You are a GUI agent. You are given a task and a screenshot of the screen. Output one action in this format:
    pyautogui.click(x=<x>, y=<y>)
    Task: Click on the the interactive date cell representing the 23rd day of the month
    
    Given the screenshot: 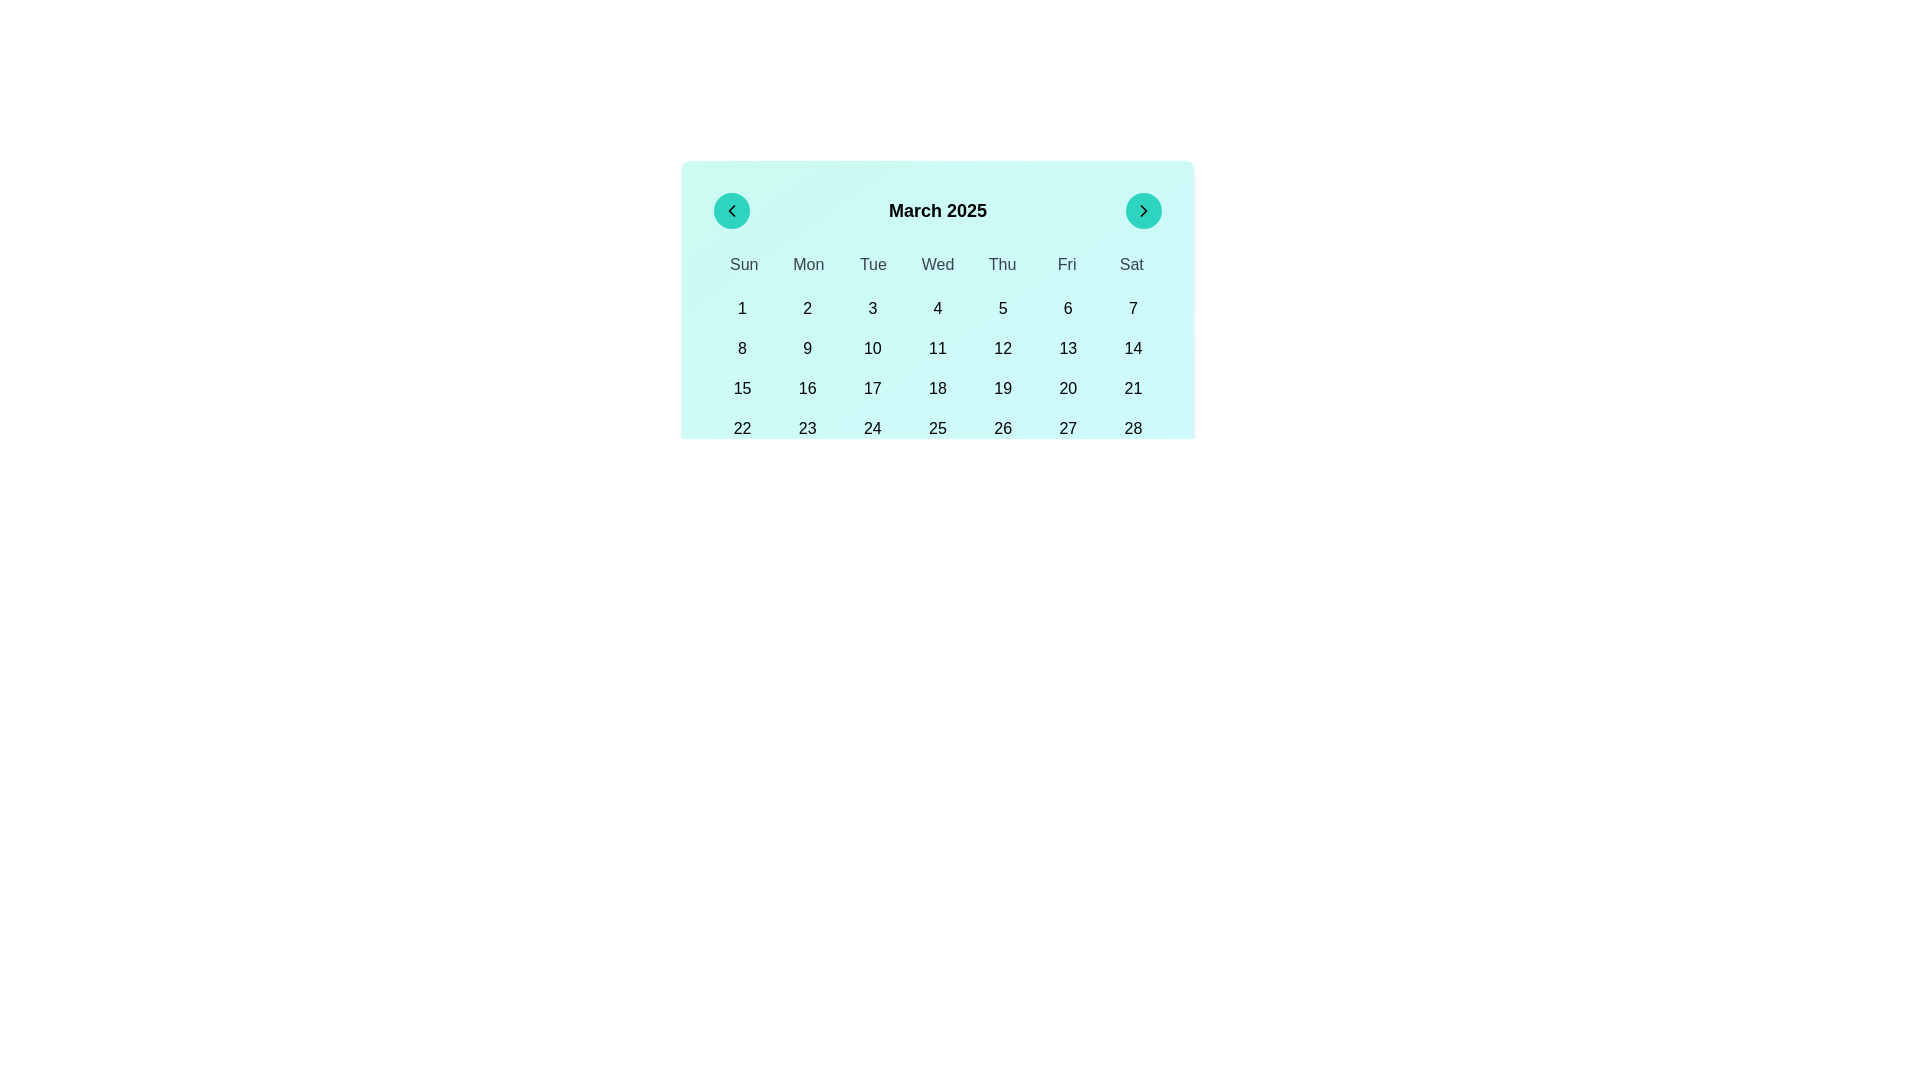 What is the action you would take?
    pyautogui.click(x=807, y=427)
    